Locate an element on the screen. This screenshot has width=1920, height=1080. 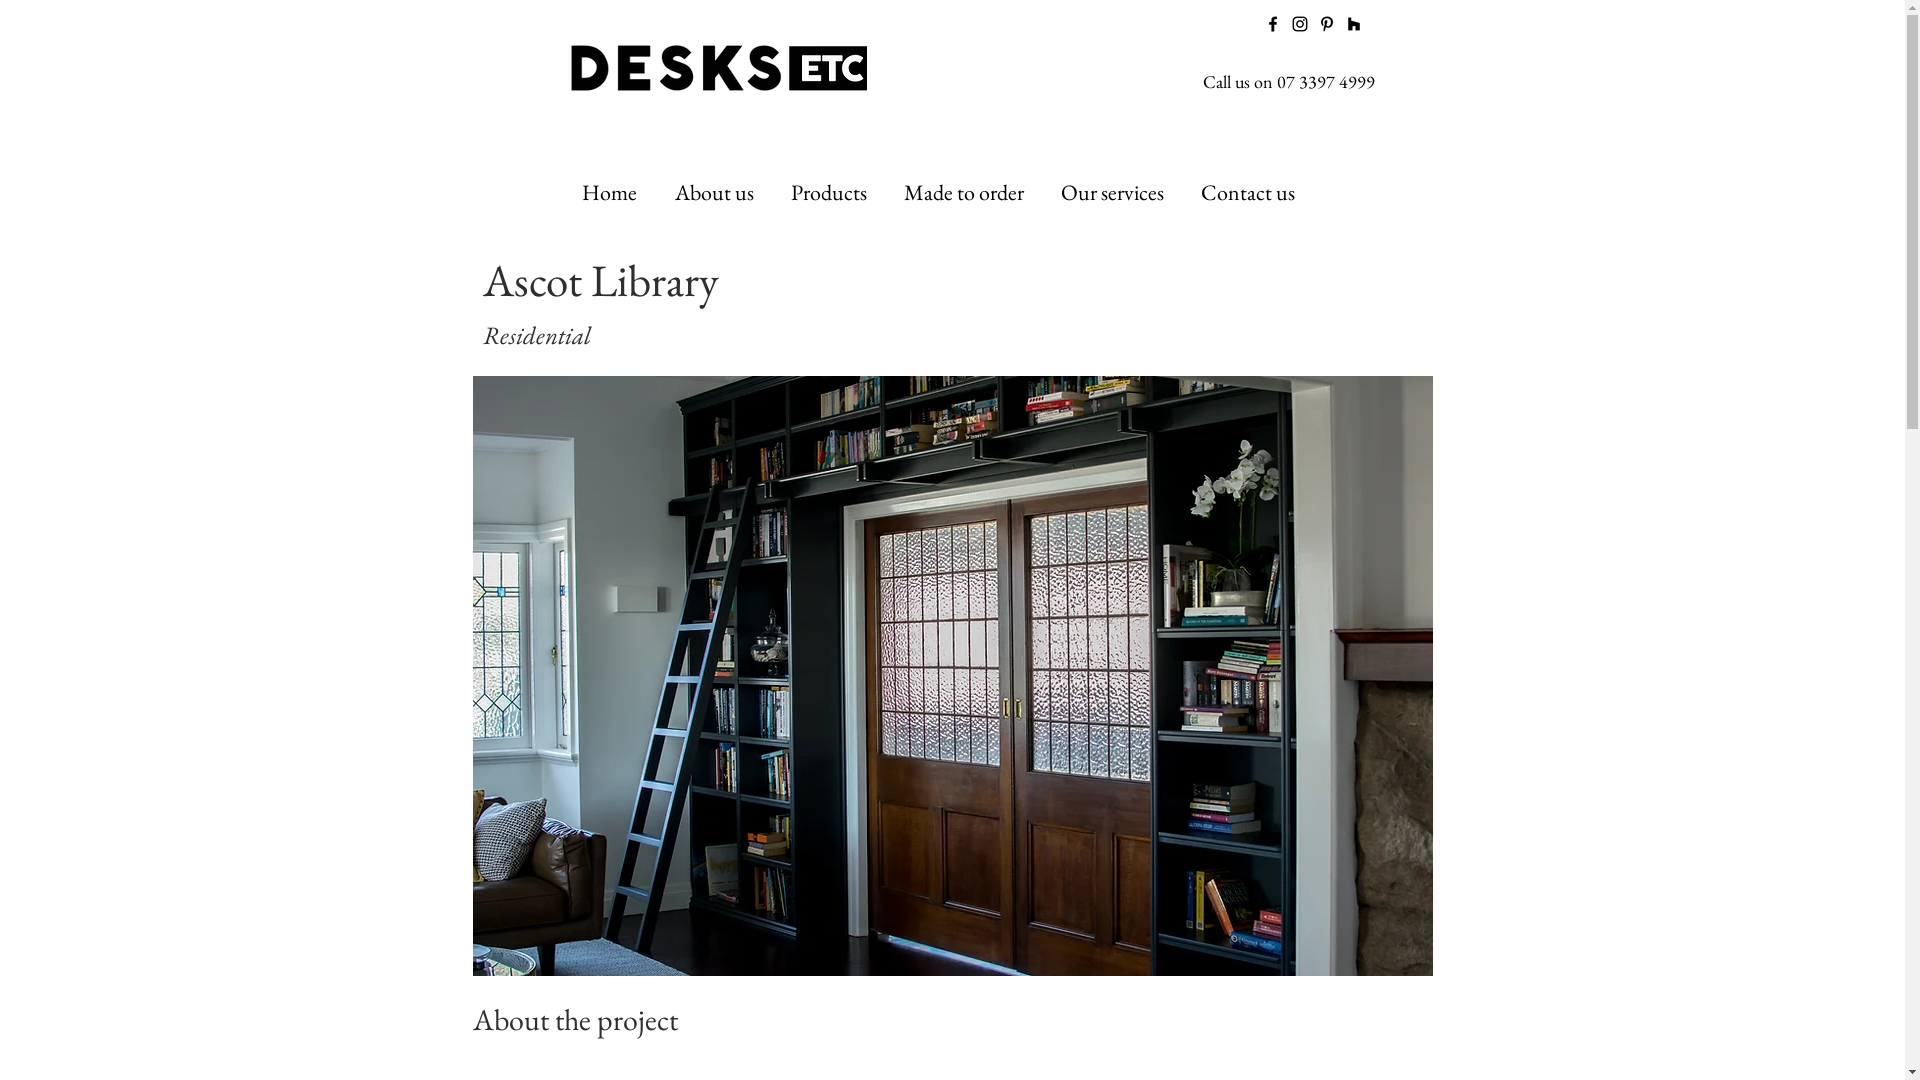
'Contact us' is located at coordinates (1185, 192).